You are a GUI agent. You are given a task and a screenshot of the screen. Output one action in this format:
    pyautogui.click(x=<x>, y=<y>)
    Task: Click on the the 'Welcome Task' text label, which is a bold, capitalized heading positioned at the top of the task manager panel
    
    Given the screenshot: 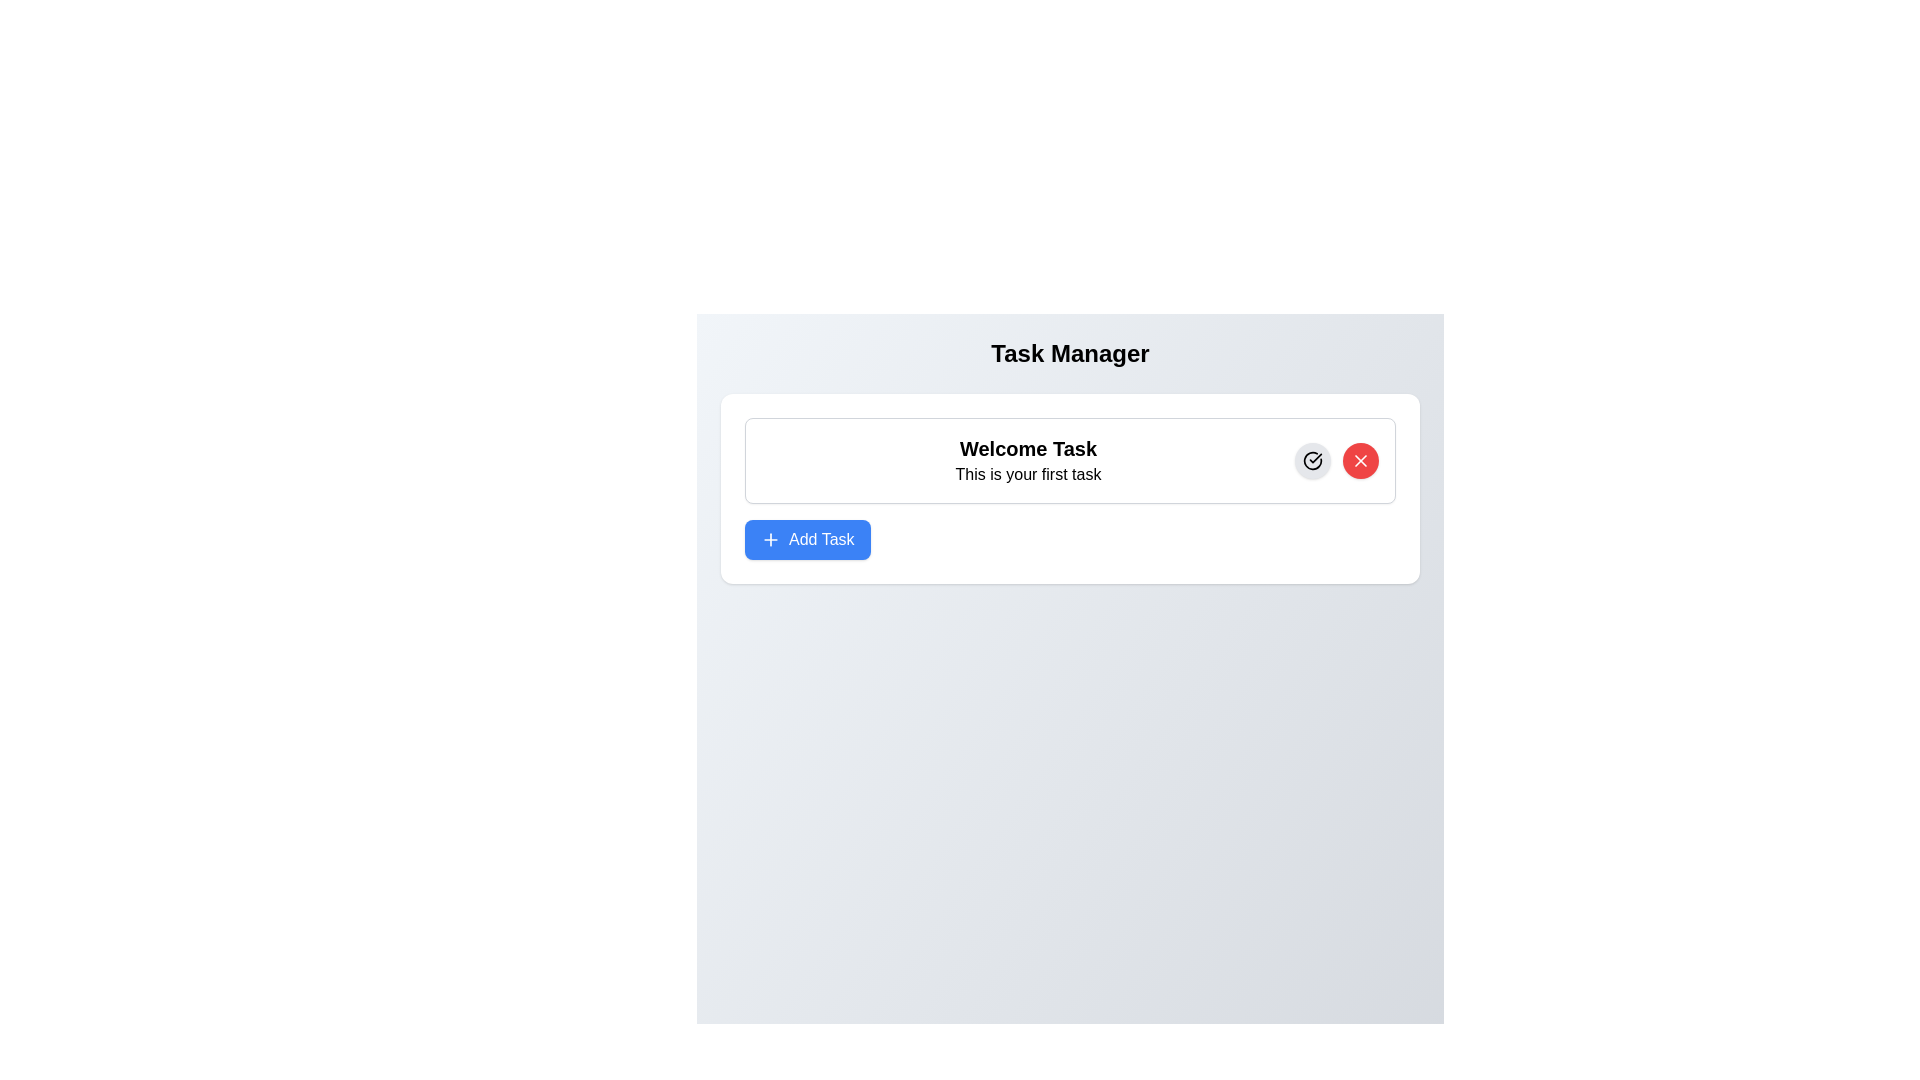 What is the action you would take?
    pyautogui.click(x=1028, y=447)
    